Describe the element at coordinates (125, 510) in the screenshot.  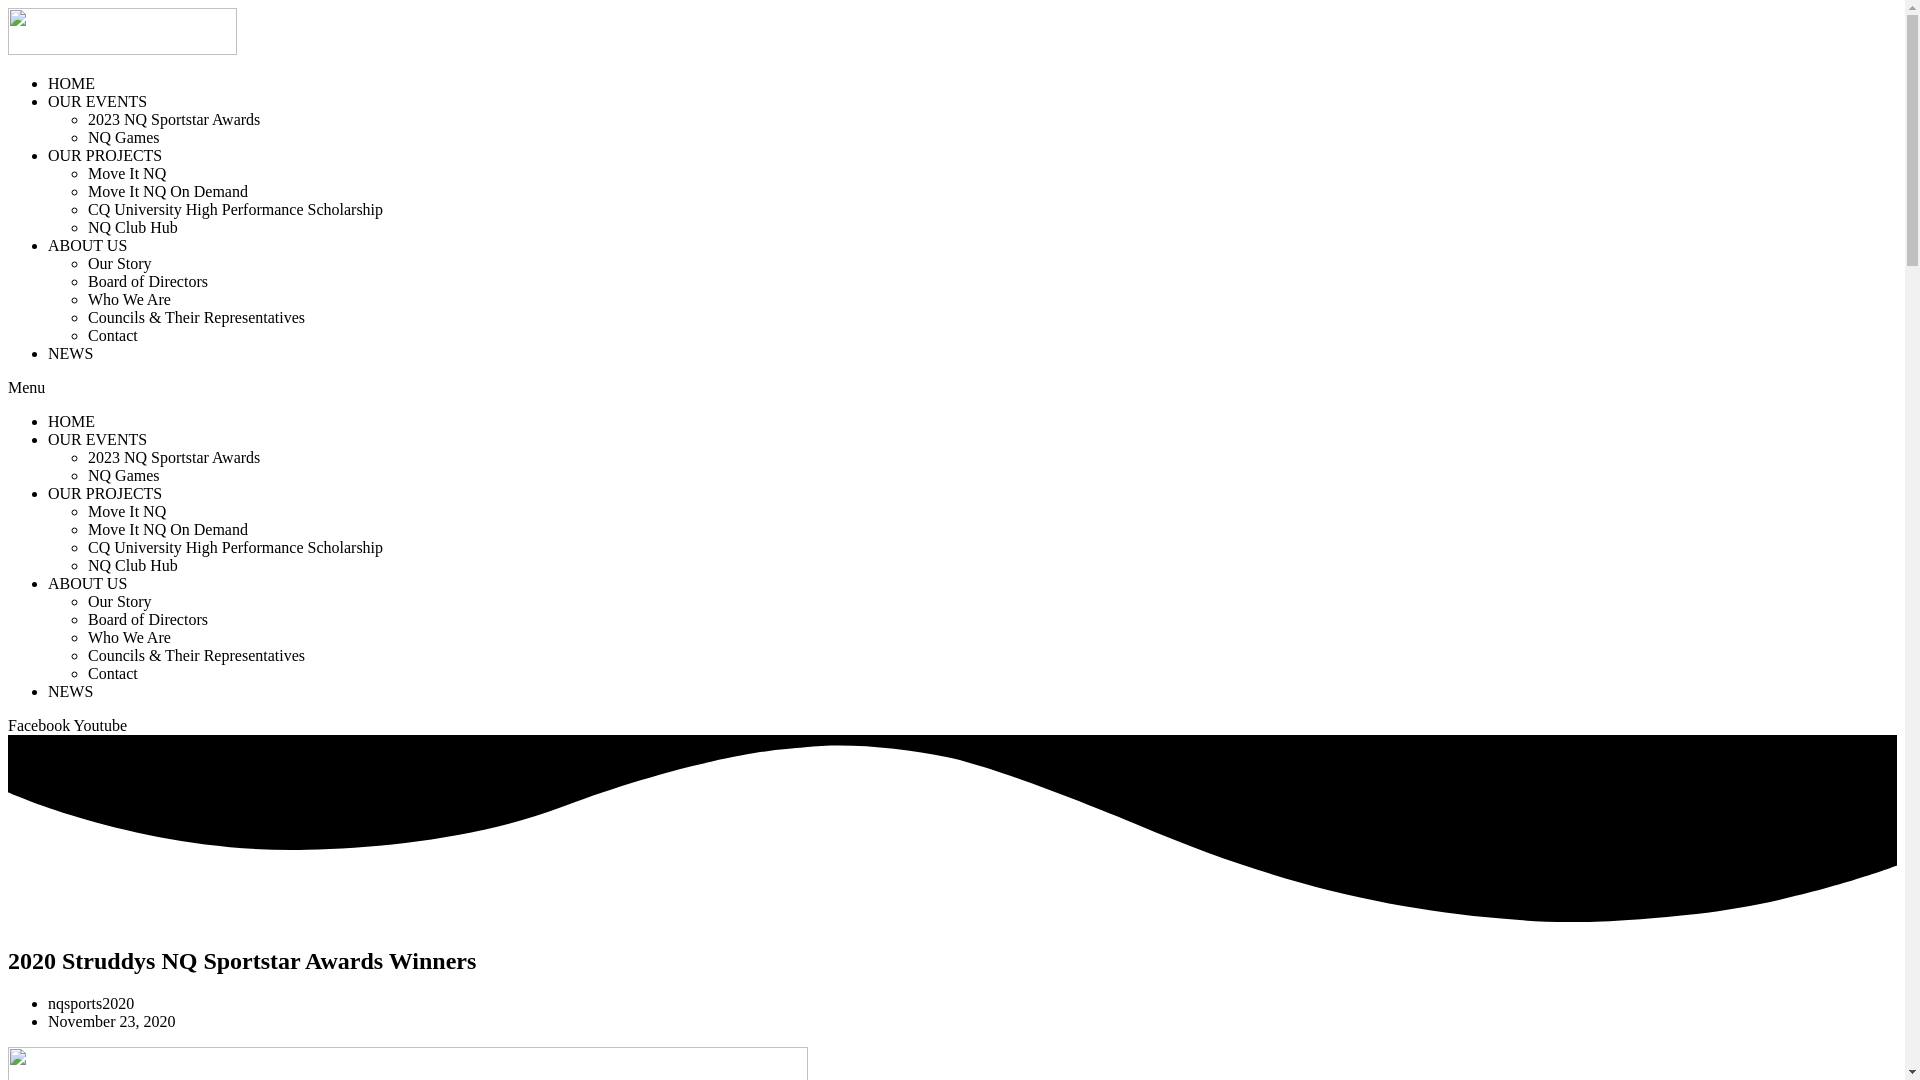
I see `'Move It NQ'` at that location.